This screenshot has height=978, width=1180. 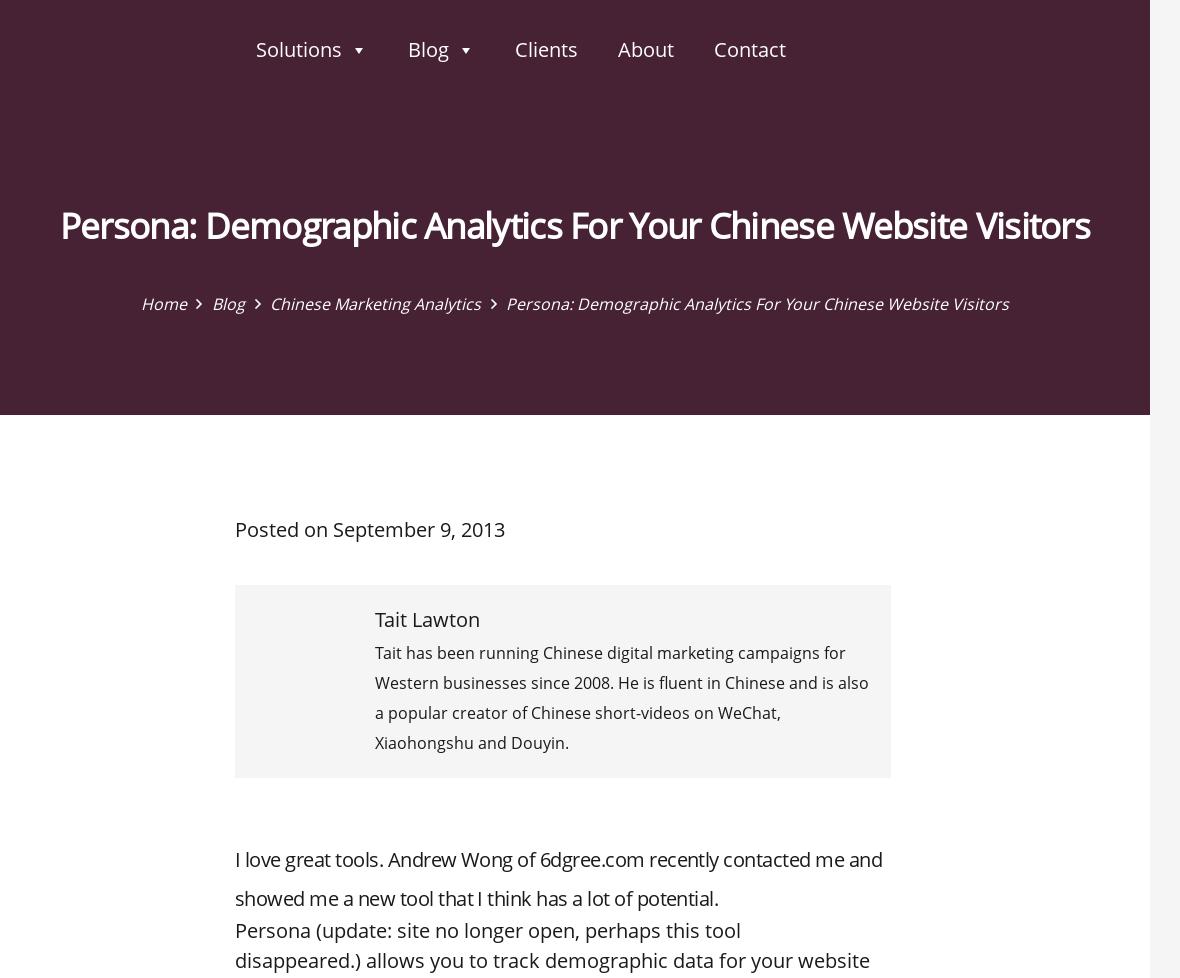 What do you see at coordinates (298, 49) in the screenshot?
I see `'Solutions'` at bounding box center [298, 49].